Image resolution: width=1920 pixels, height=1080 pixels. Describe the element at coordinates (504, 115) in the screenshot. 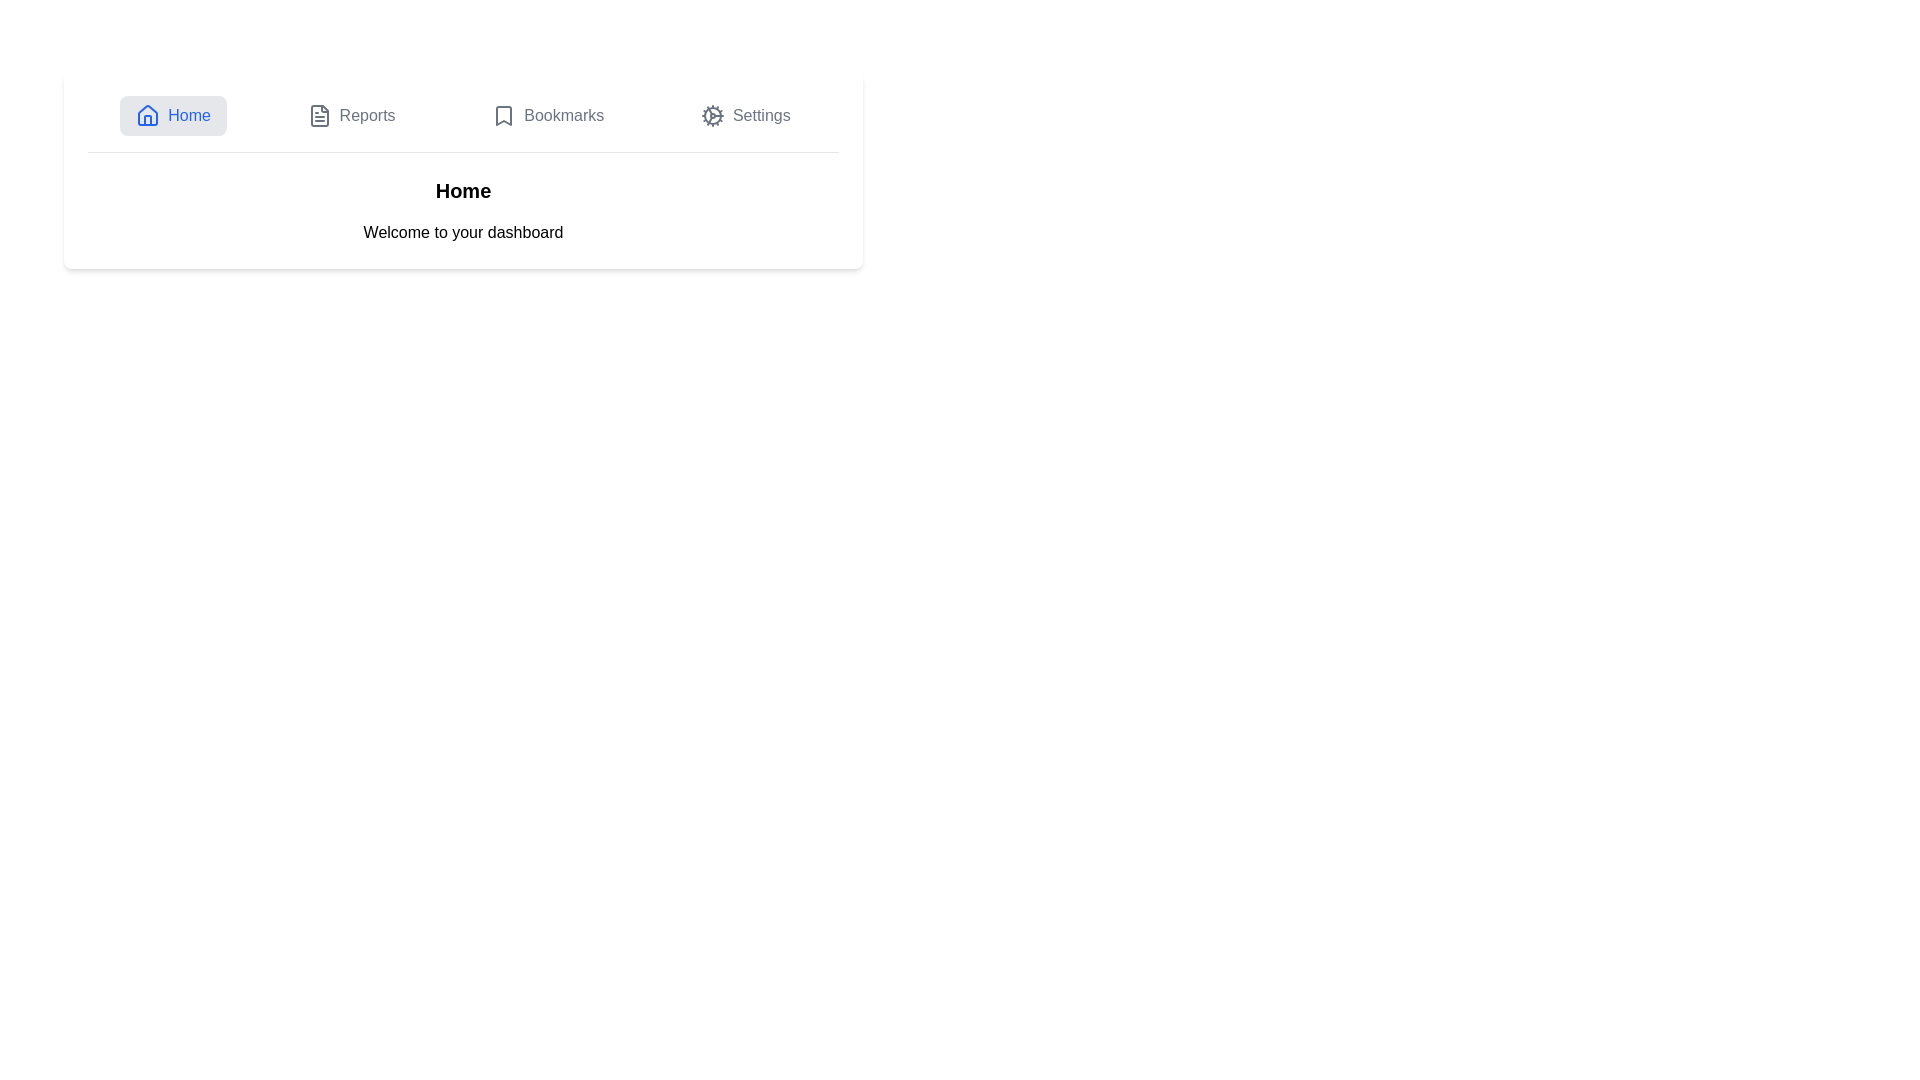

I see `the 'Bookmarks' icon in the top navigation bar, which serves as a visual indicator for the bookmarks section` at that location.